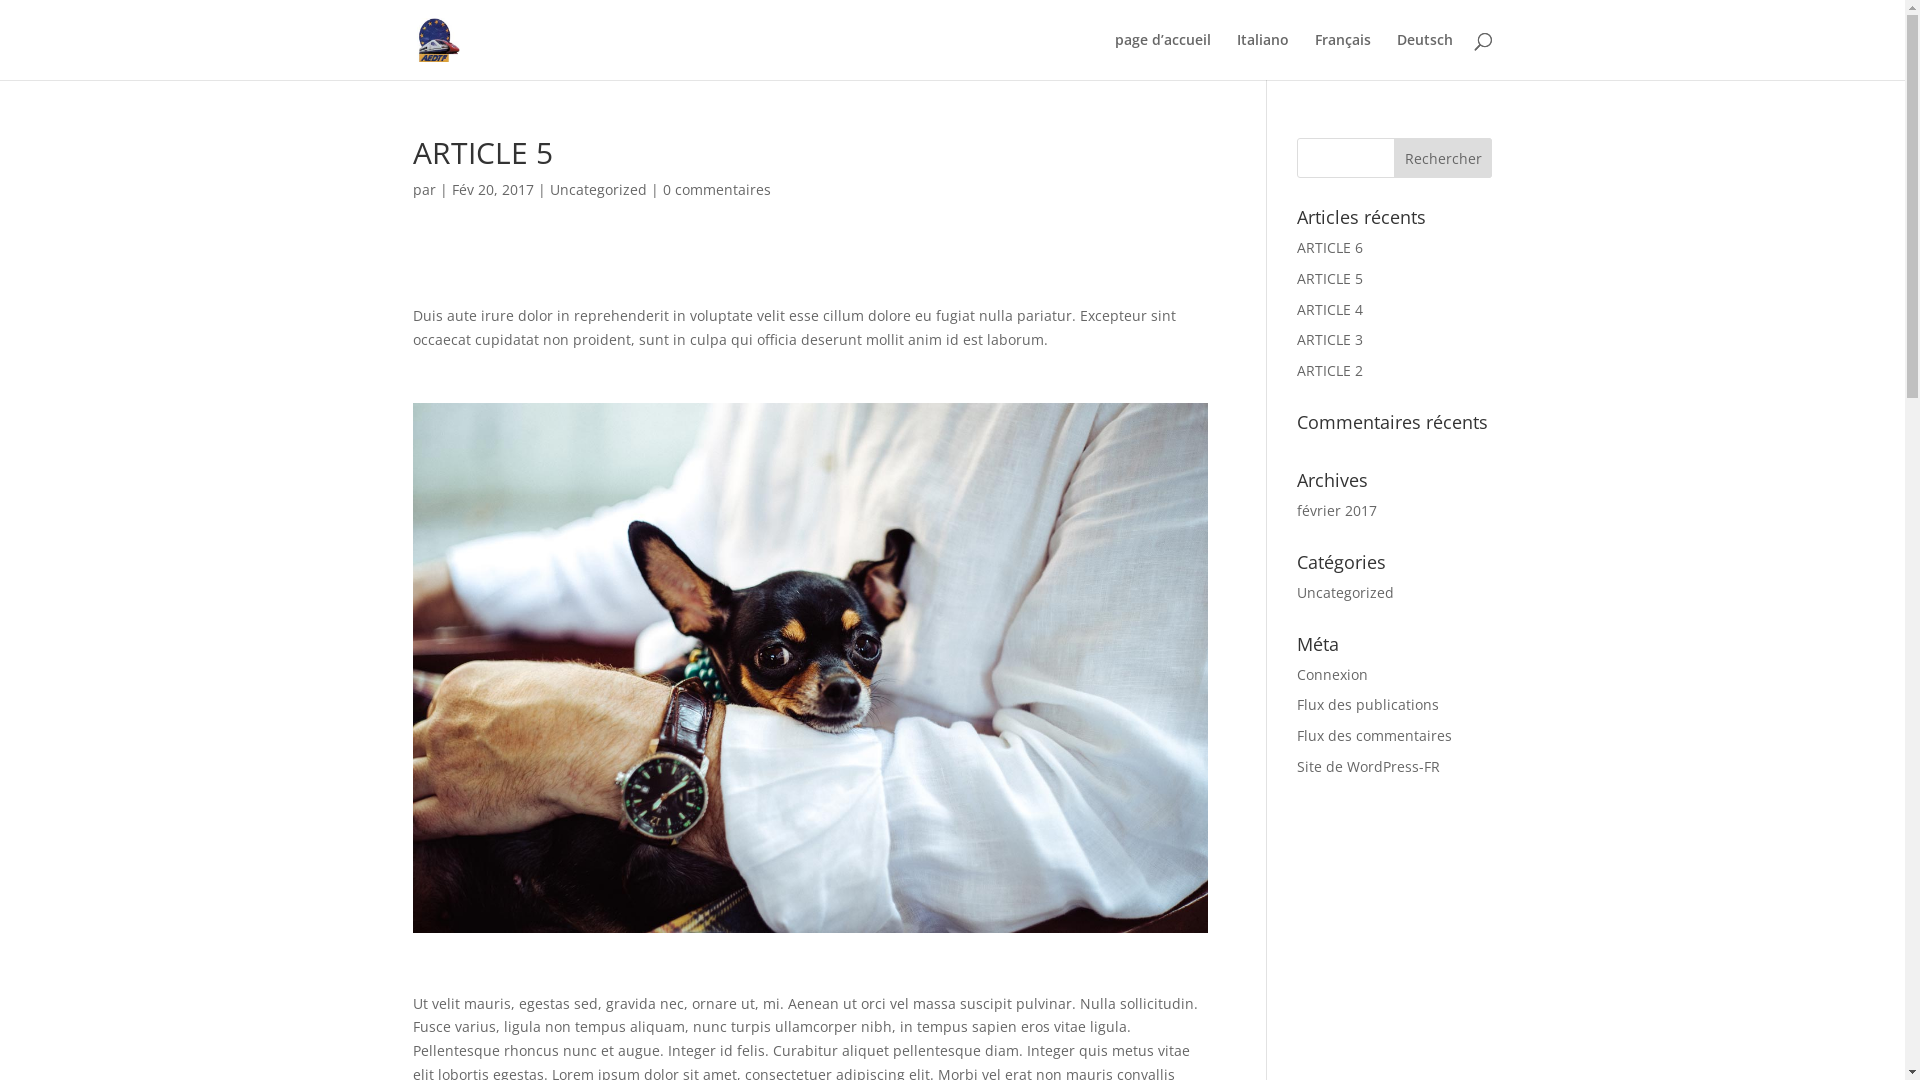  I want to click on '0 commentaires', so click(715, 189).